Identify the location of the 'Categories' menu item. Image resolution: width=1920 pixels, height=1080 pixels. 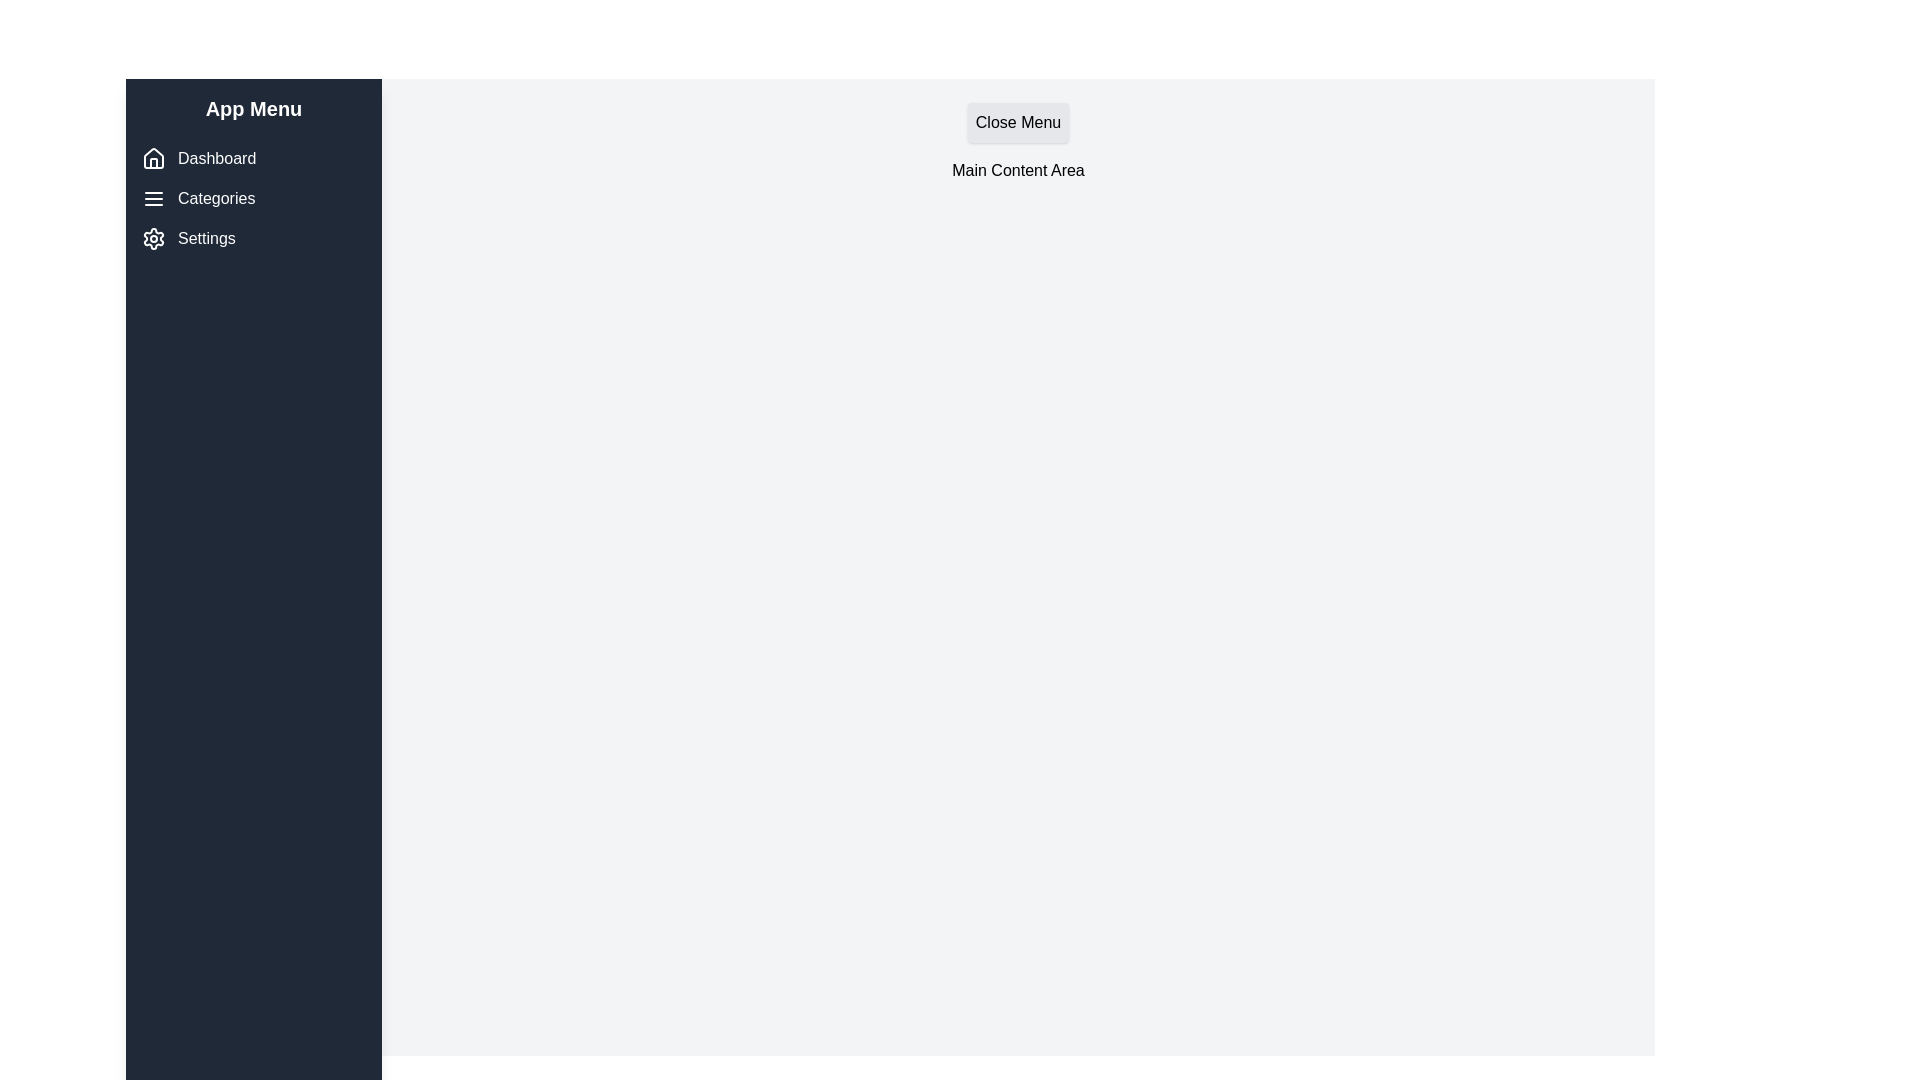
(253, 199).